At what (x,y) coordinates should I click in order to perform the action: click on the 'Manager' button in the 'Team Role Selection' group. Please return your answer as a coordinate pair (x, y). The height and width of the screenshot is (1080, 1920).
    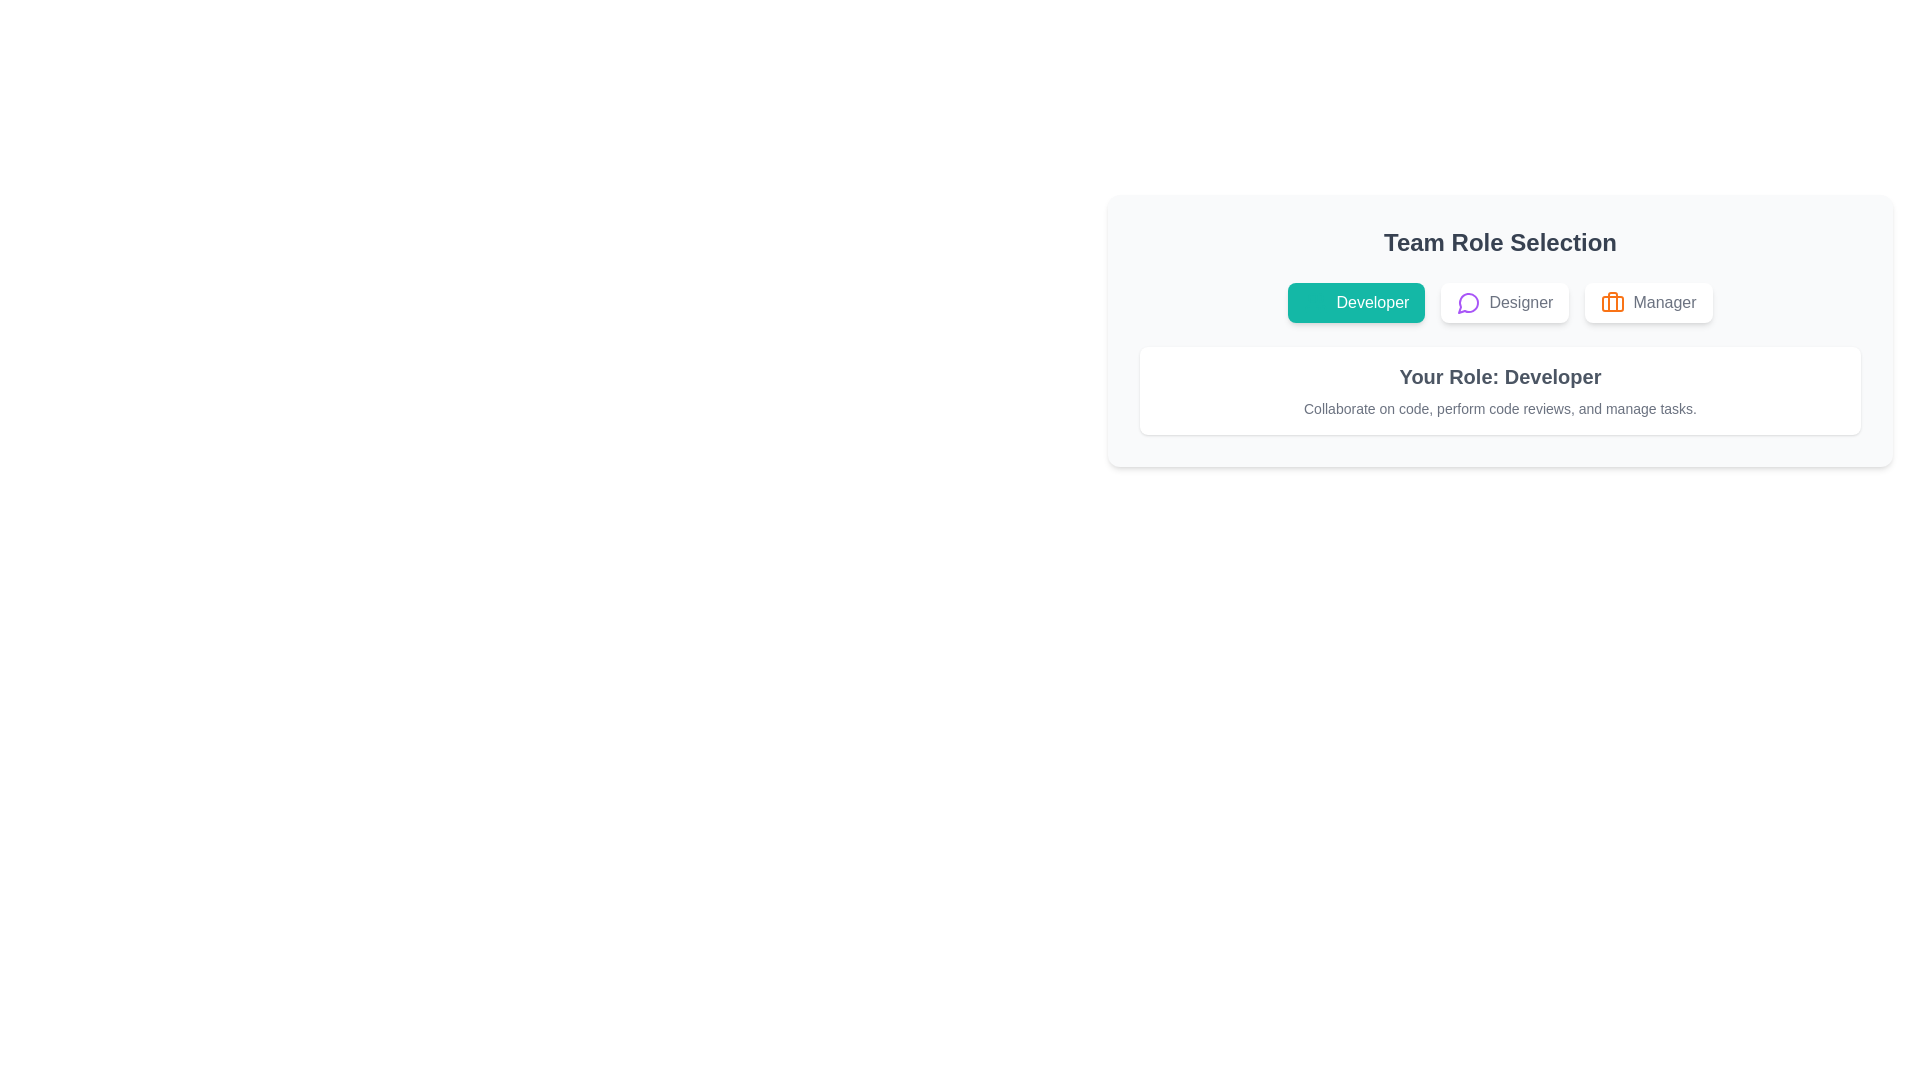
    Looking at the image, I should click on (1648, 303).